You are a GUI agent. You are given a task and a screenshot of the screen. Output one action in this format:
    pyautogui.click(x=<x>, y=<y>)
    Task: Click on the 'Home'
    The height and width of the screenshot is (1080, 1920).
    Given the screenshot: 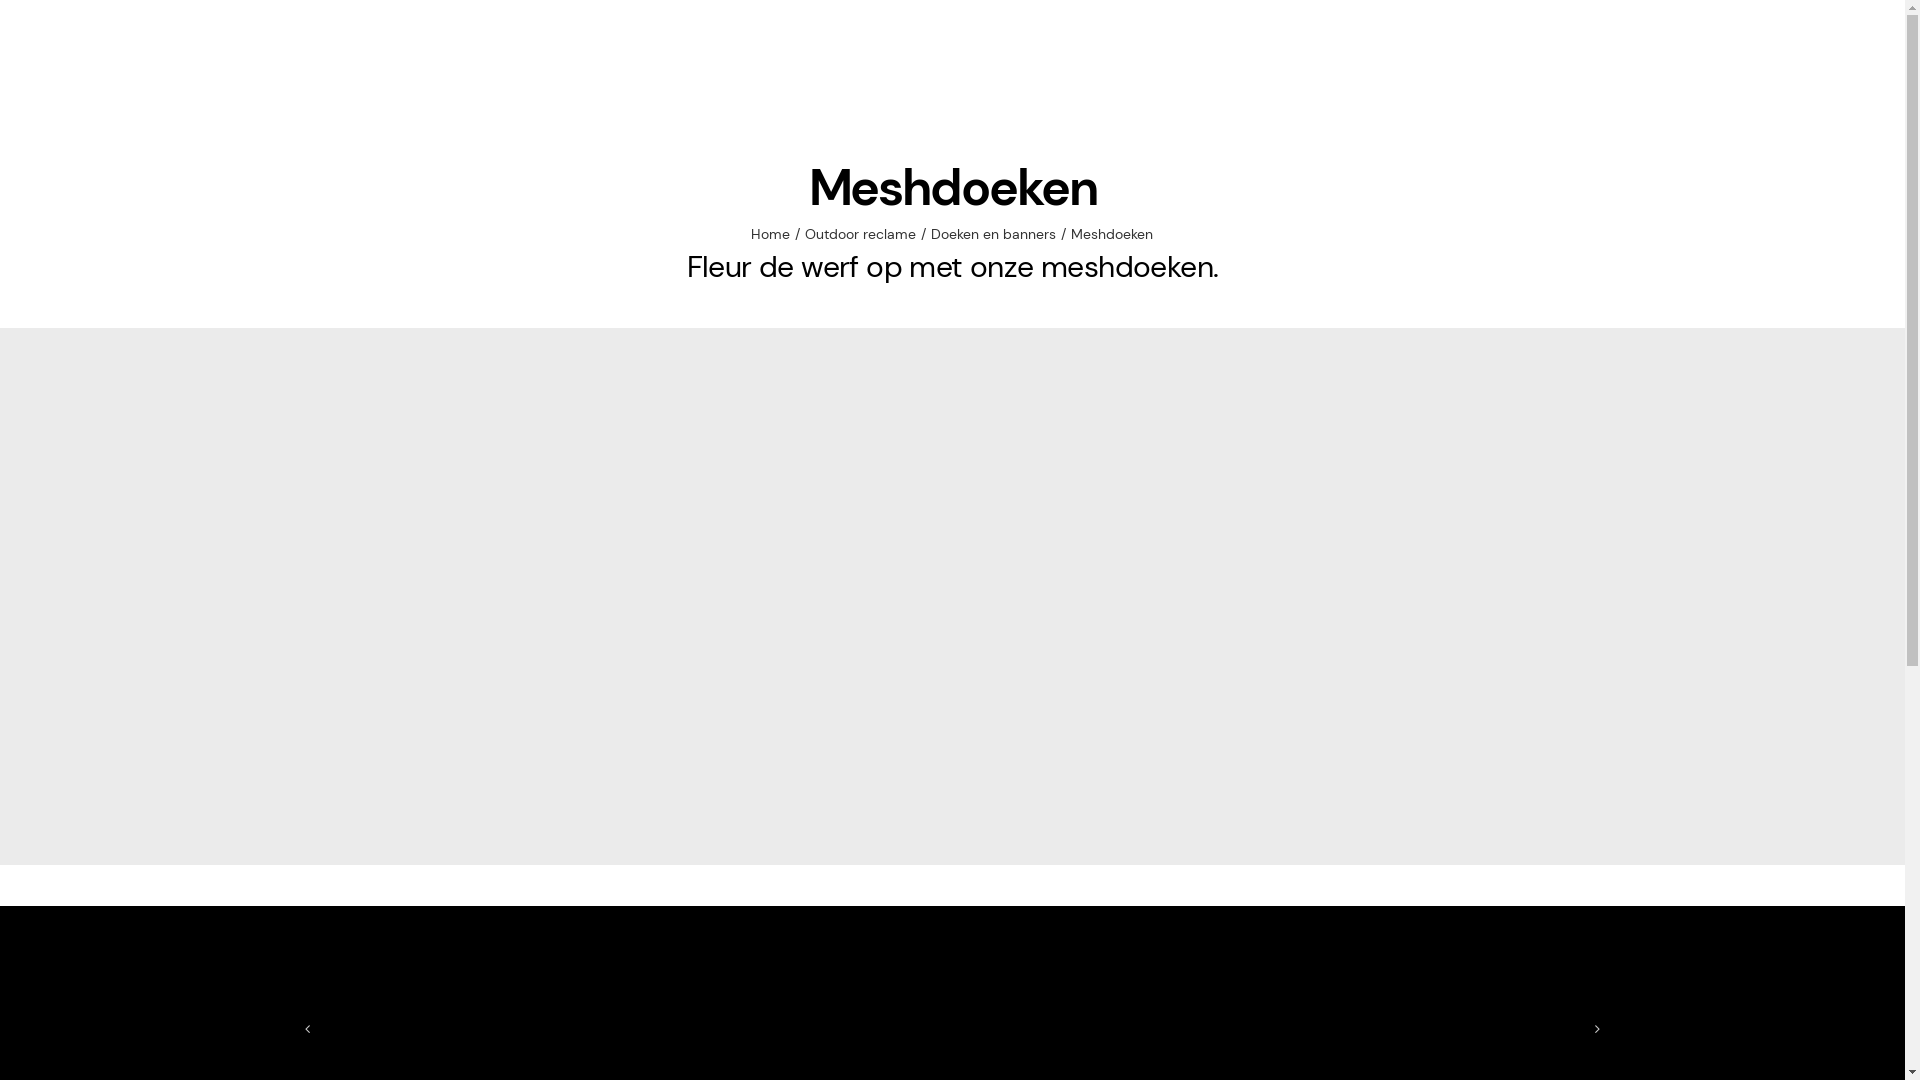 What is the action you would take?
    pyautogui.click(x=769, y=233)
    